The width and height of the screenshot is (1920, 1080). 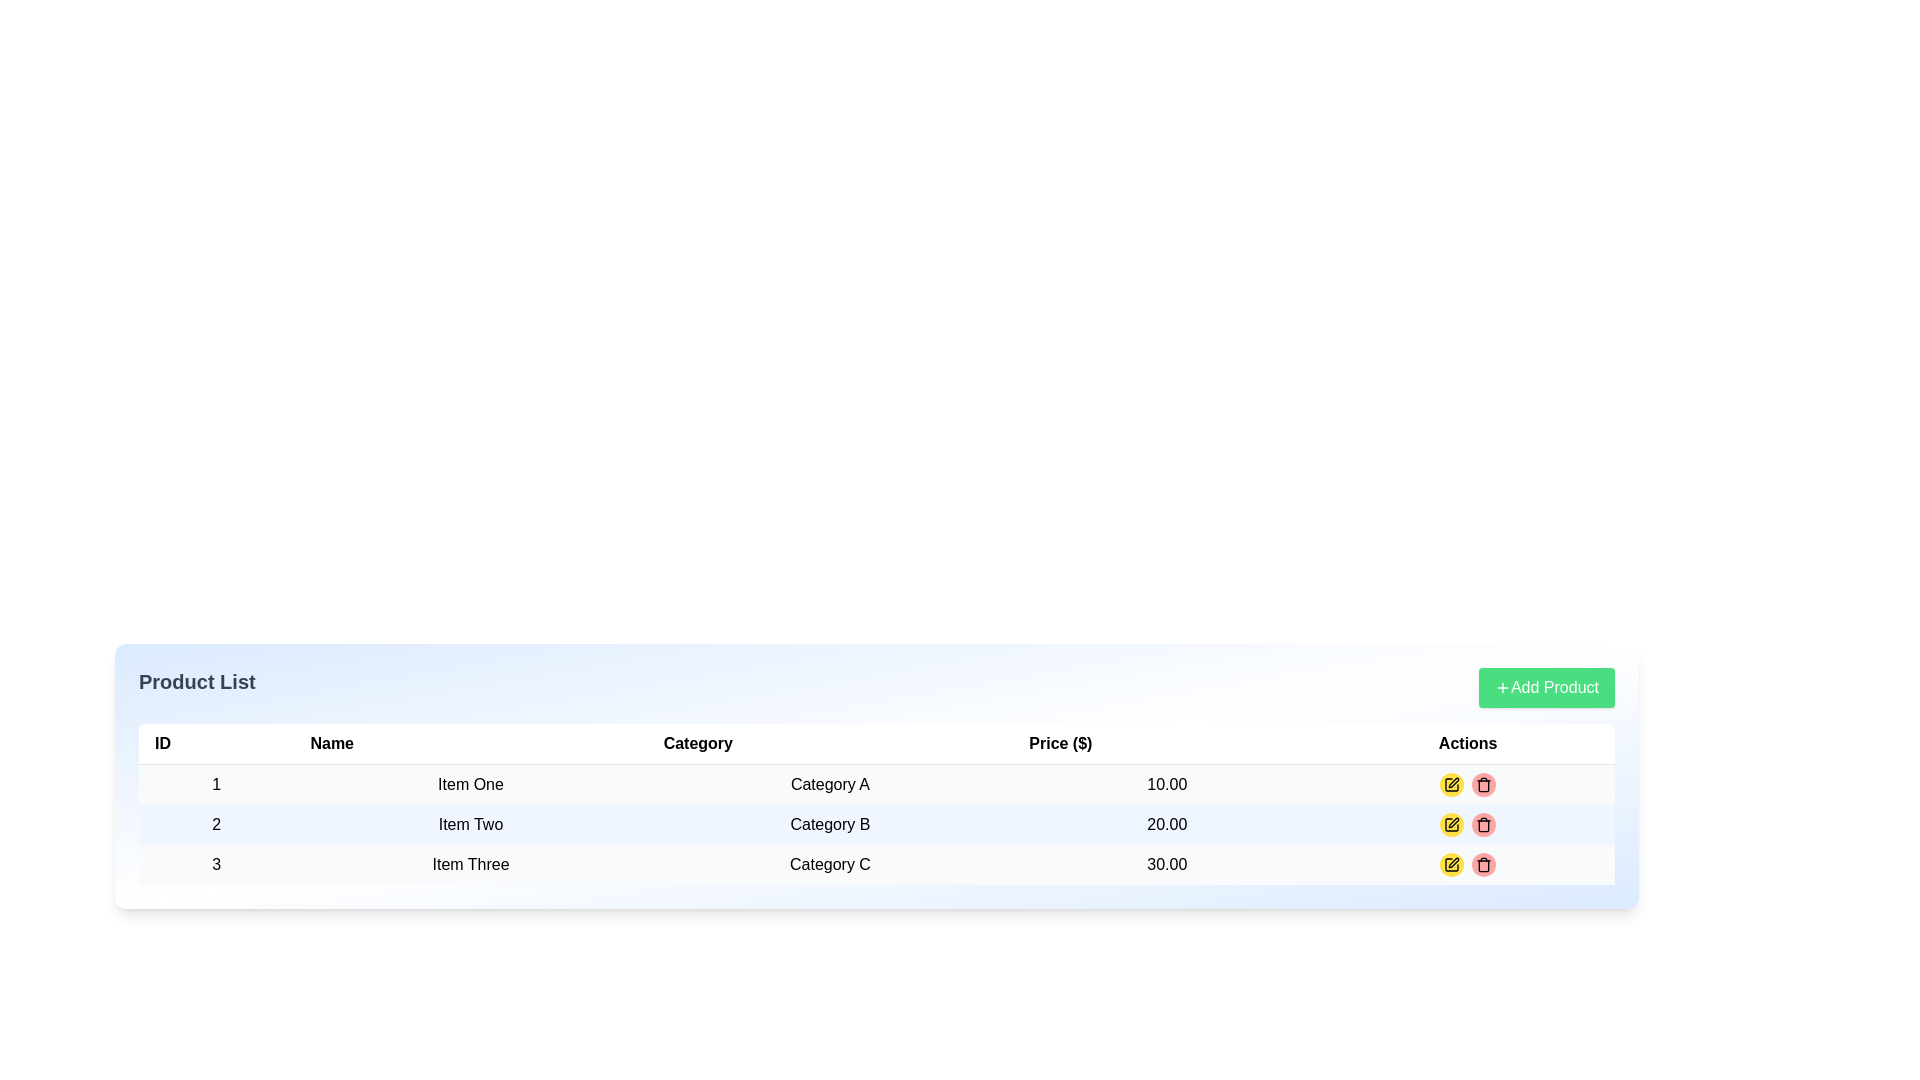 I want to click on the table cell displaying 'Item One' in the second column of the first row under the 'Name' header, so click(x=469, y=783).